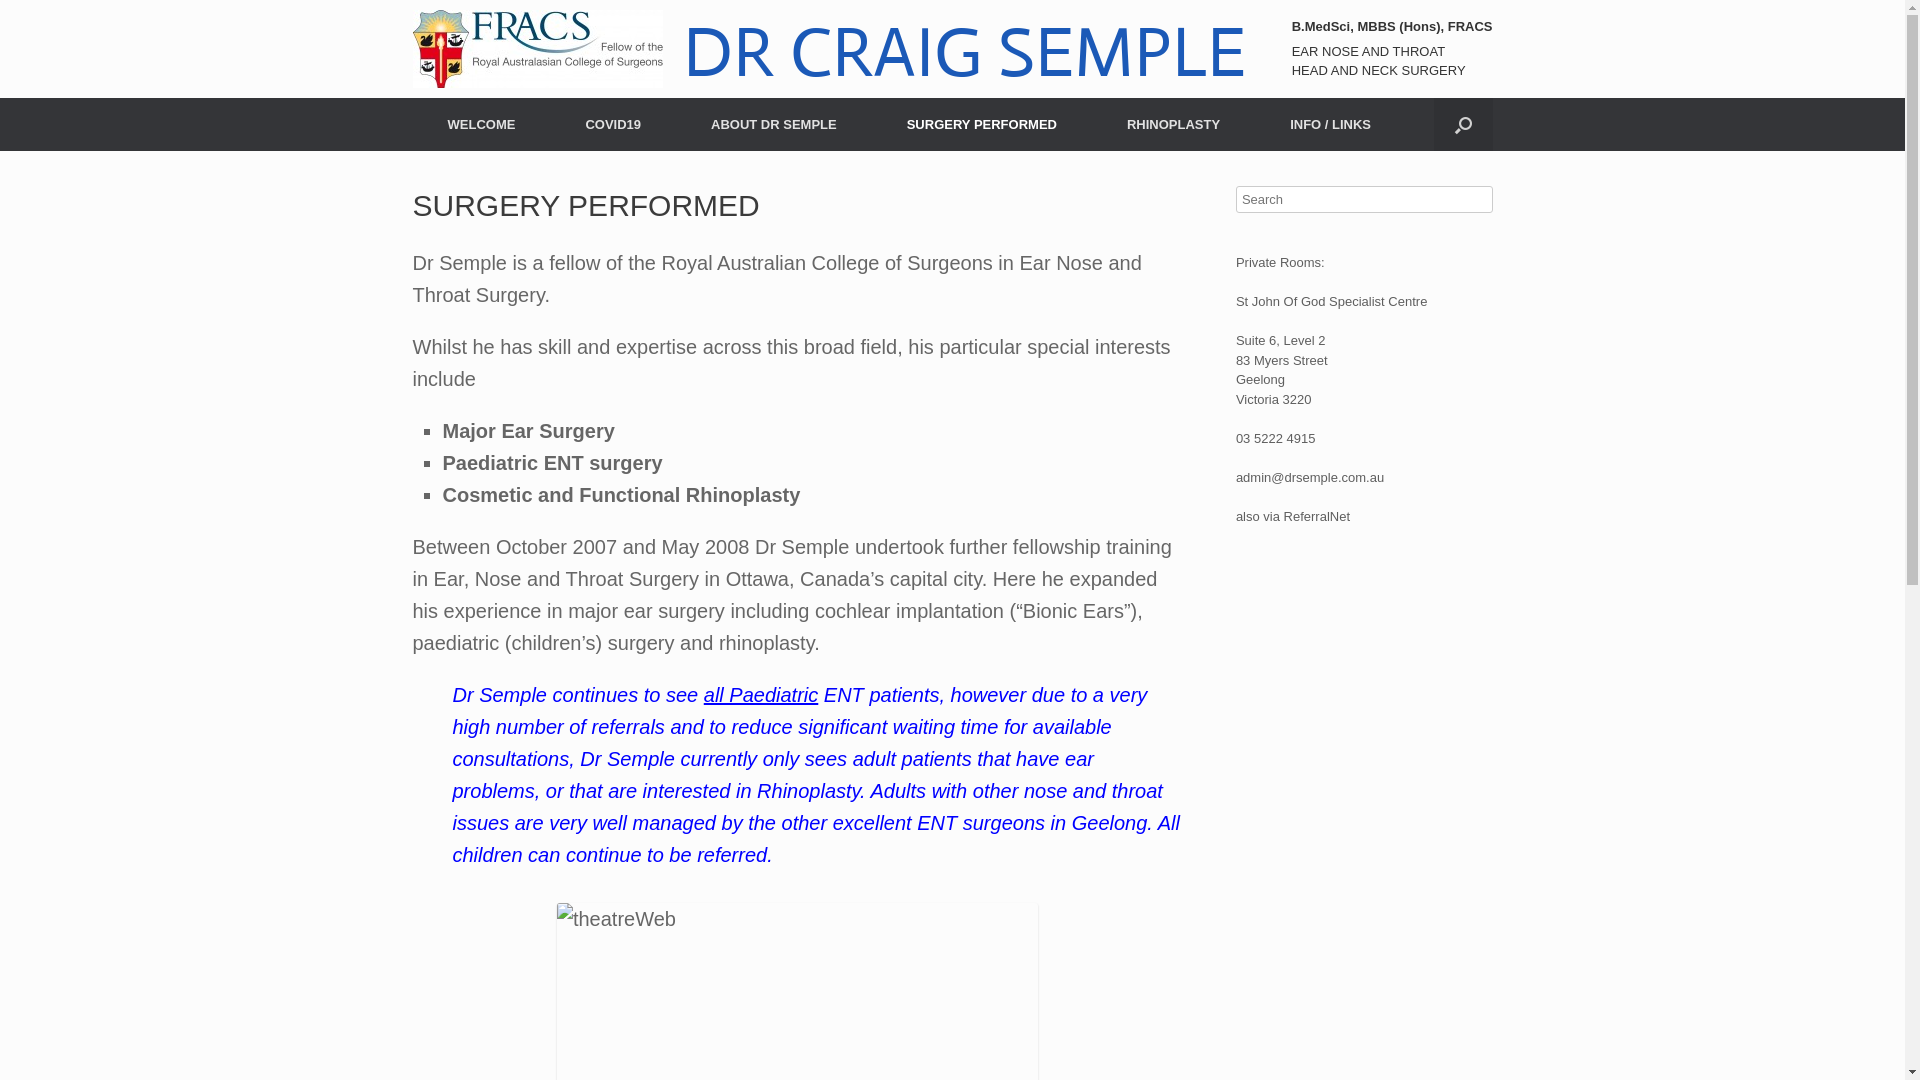 Image resolution: width=1920 pixels, height=1080 pixels. I want to click on 'ABOUT DR SEMPLE', so click(772, 124).